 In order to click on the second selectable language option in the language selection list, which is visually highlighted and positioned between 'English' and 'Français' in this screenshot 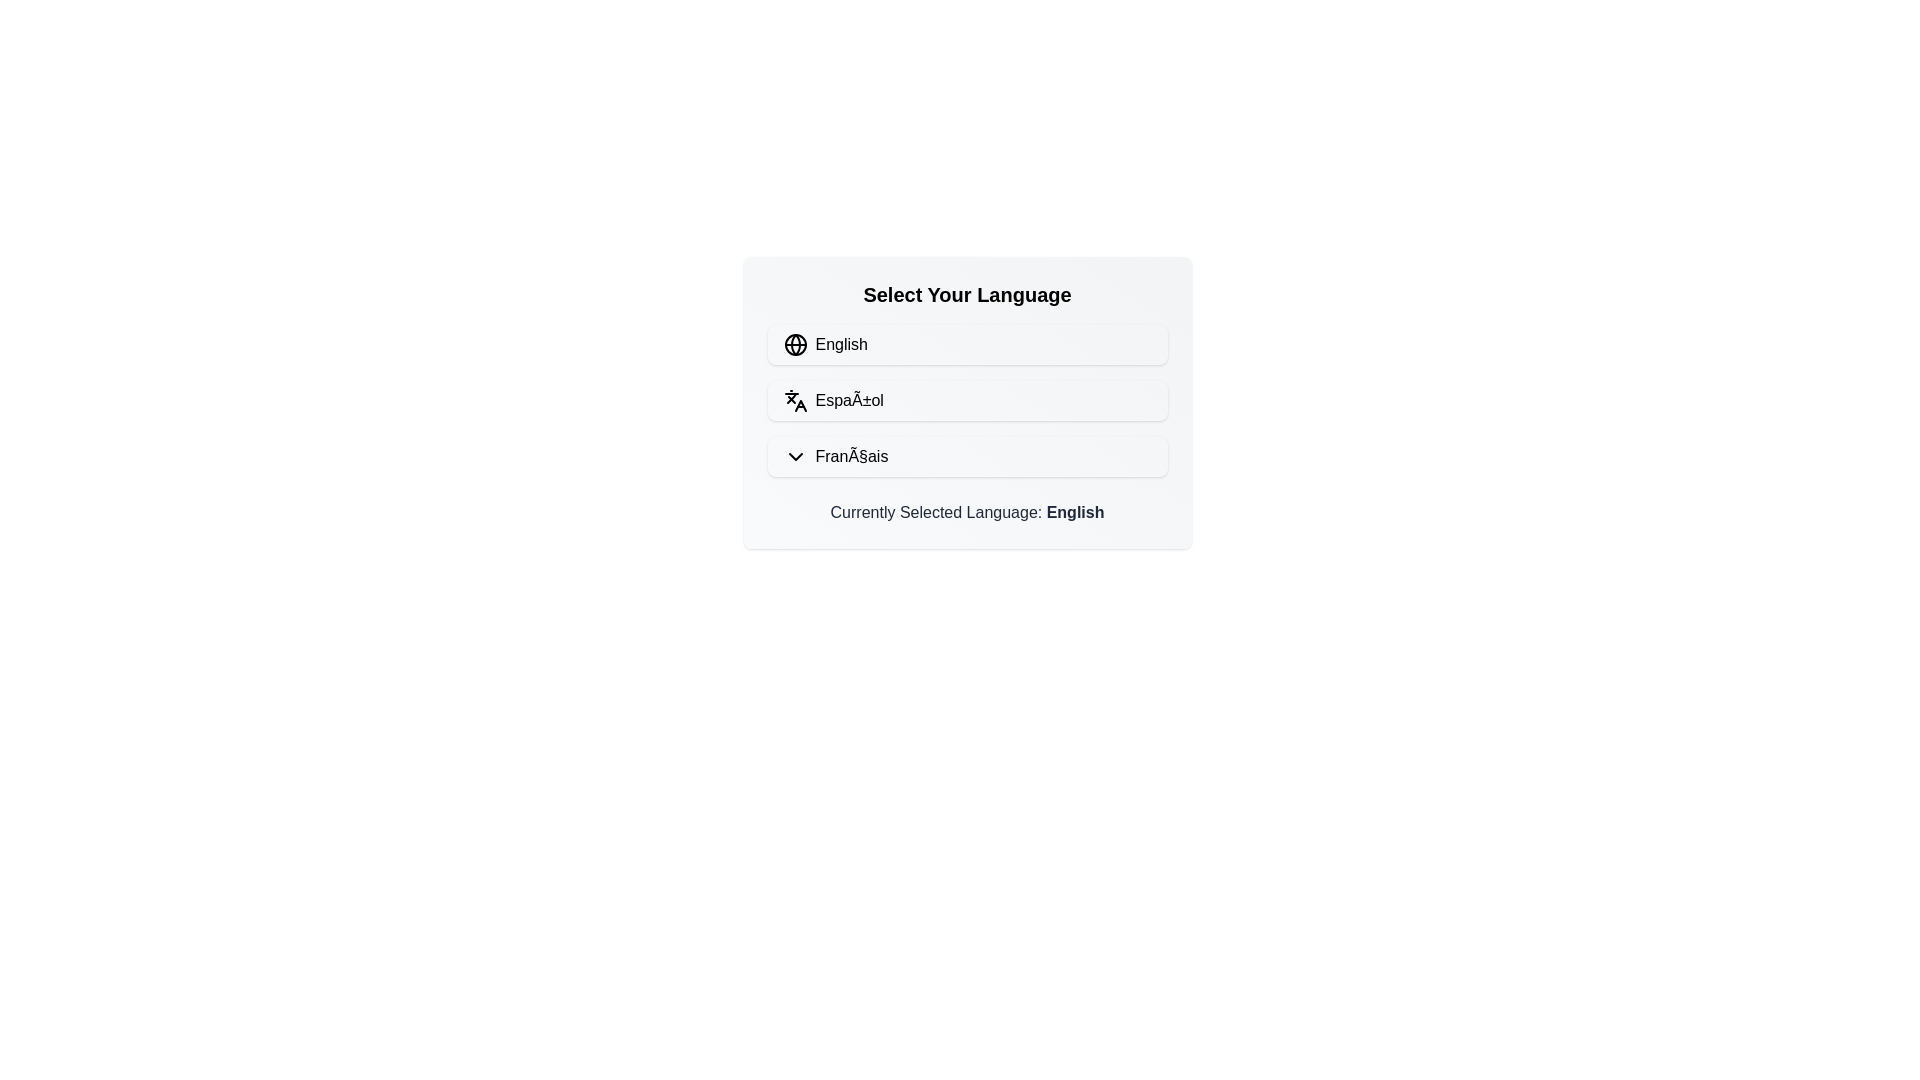, I will do `click(967, 402)`.